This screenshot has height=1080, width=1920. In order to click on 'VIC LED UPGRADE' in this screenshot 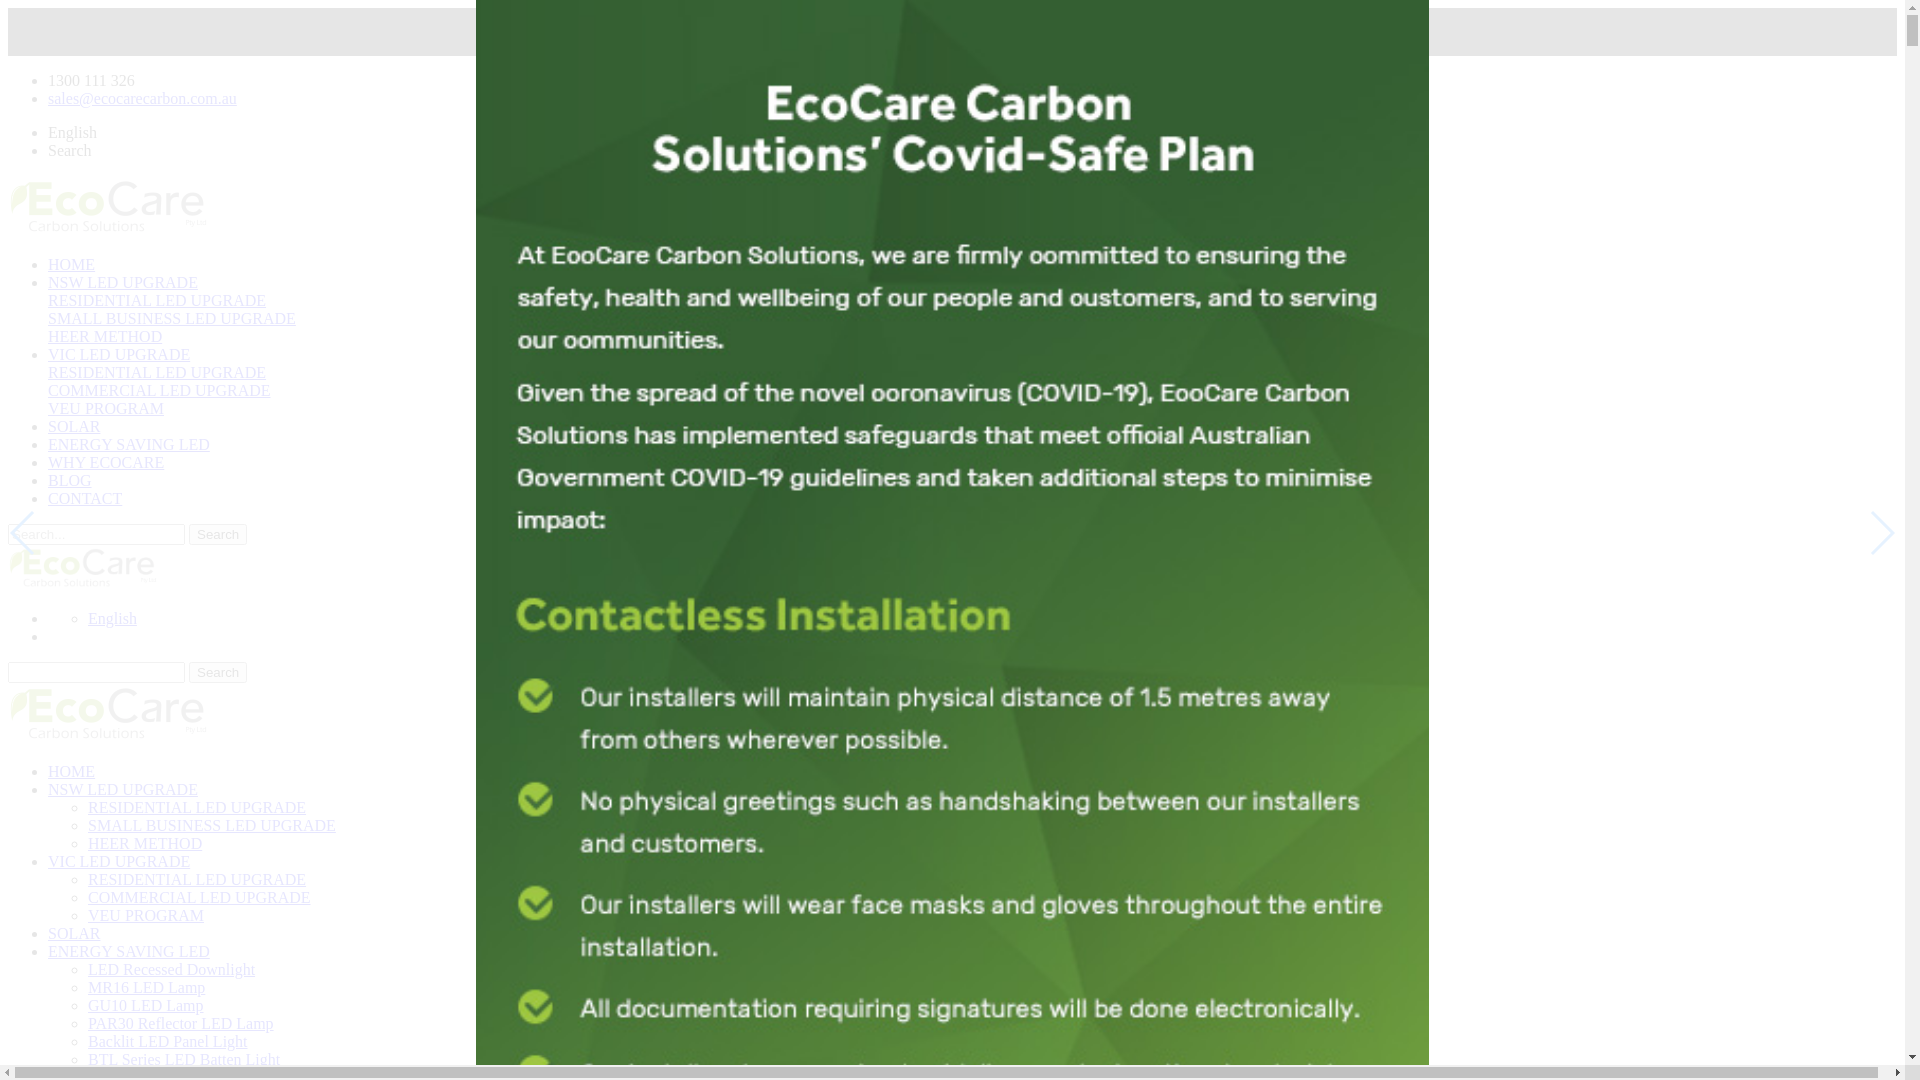, I will do `click(118, 860)`.